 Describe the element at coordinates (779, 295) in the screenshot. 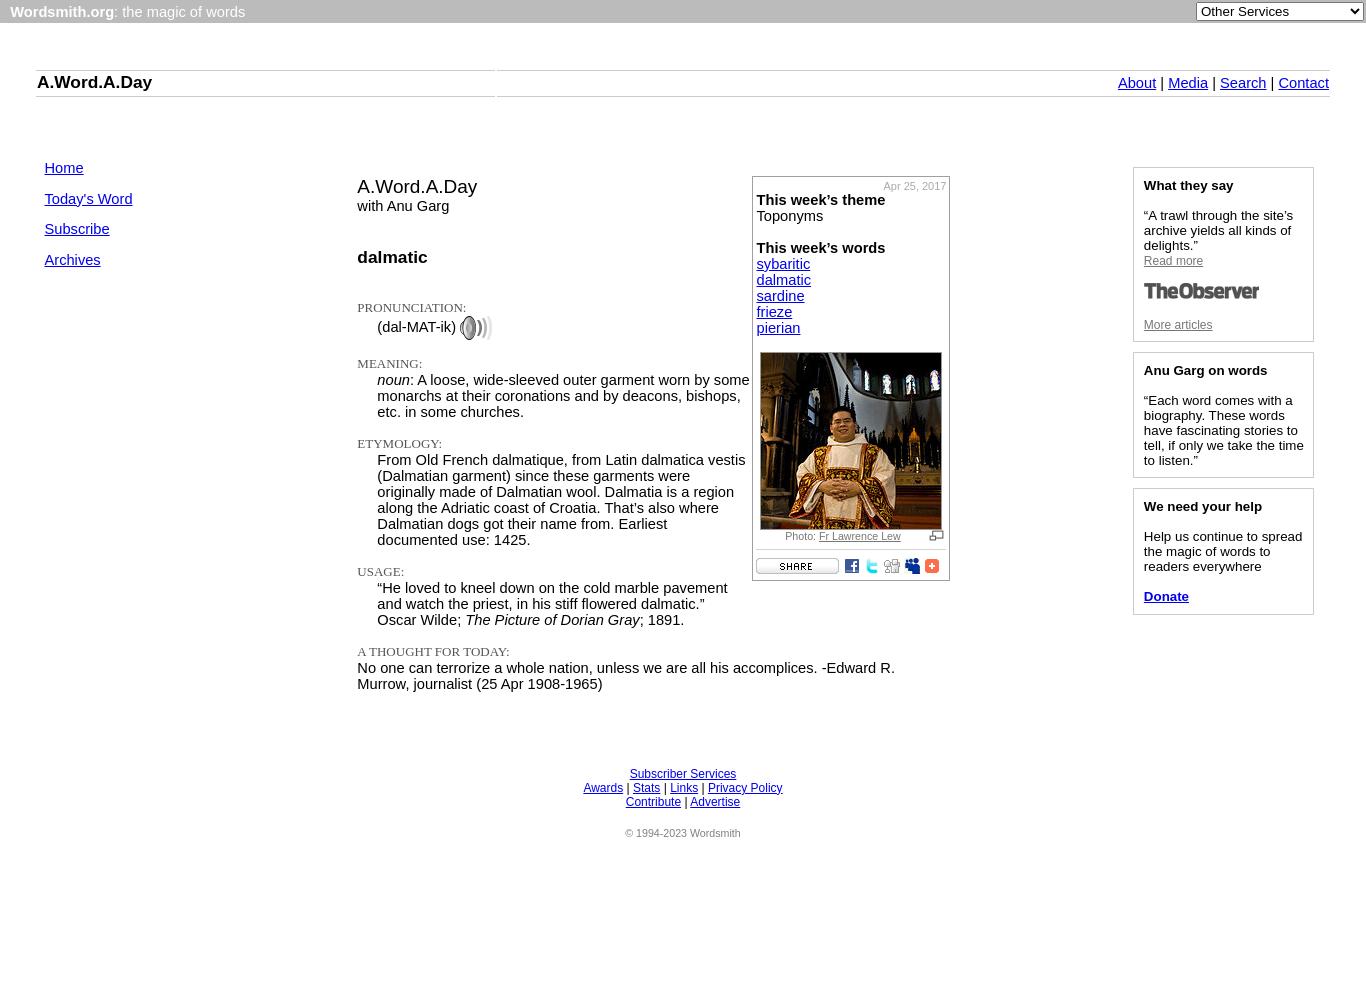

I see `'sardine'` at that location.